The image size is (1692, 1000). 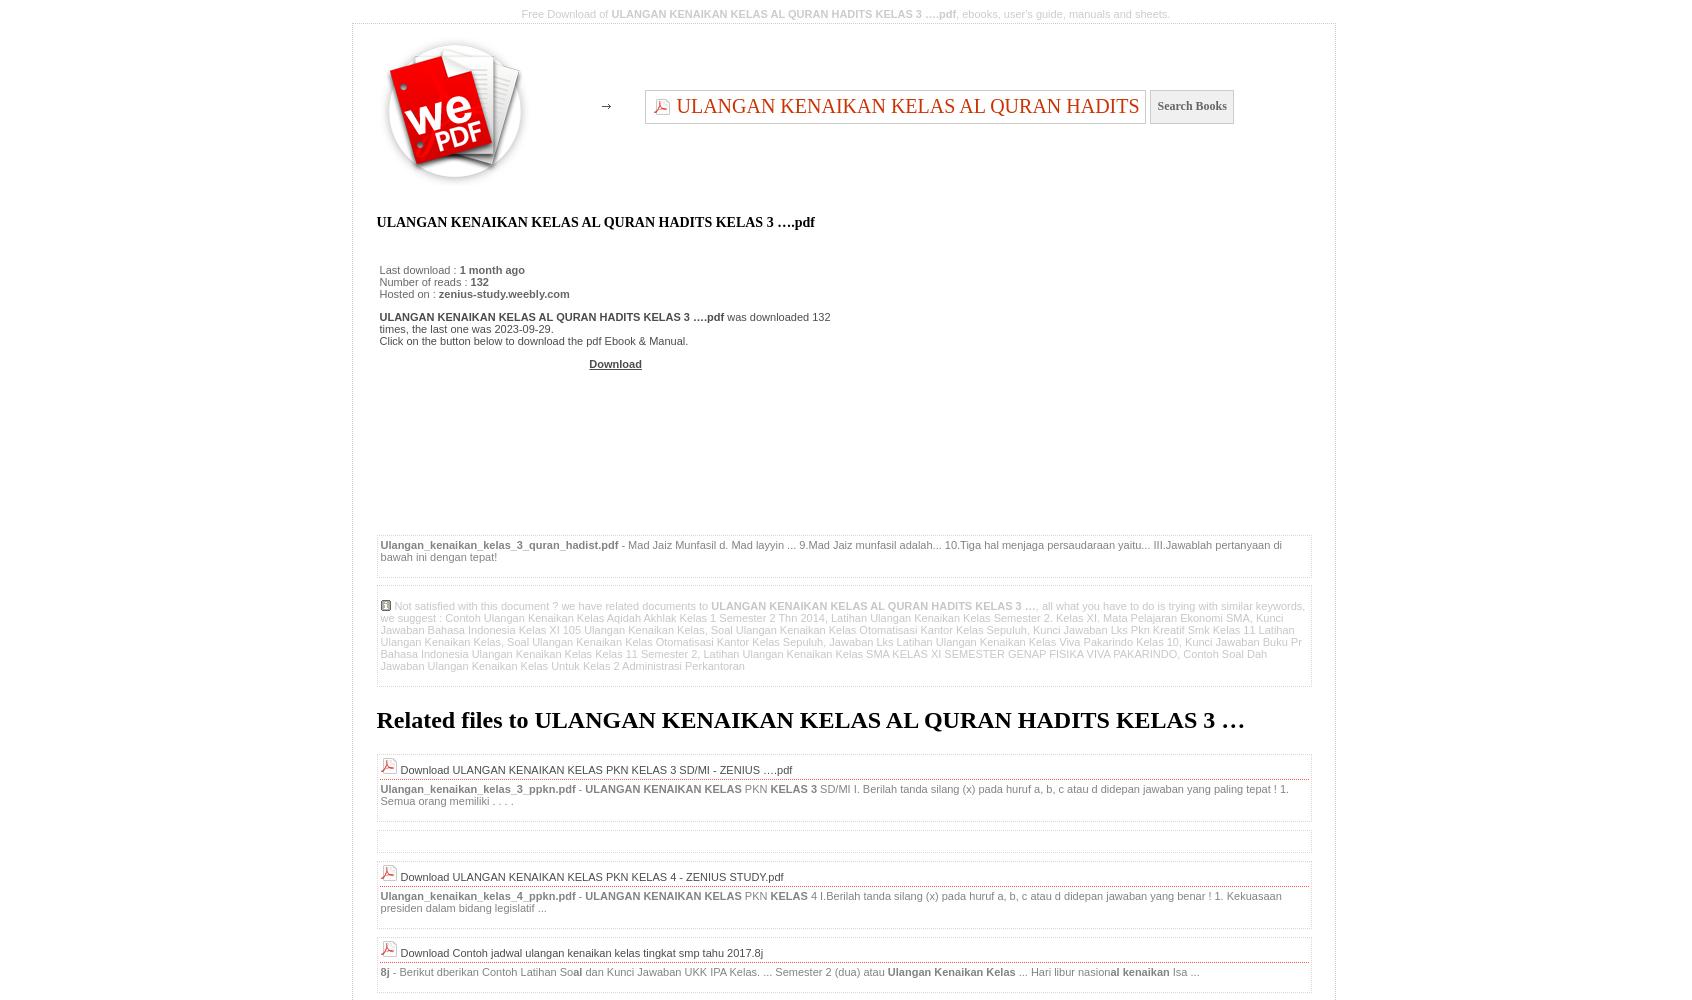 What do you see at coordinates (830, 550) in the screenshot?
I see `'- Mad Jaiz Munfasil d. Mad layyin ... 9.Mad Jaiz munfasil adalah... 10.Tiga hal menjaga persaudaraan yaitu... III.Jawablah pertanyaan di bawah ini dengan tepat!'` at bounding box center [830, 550].